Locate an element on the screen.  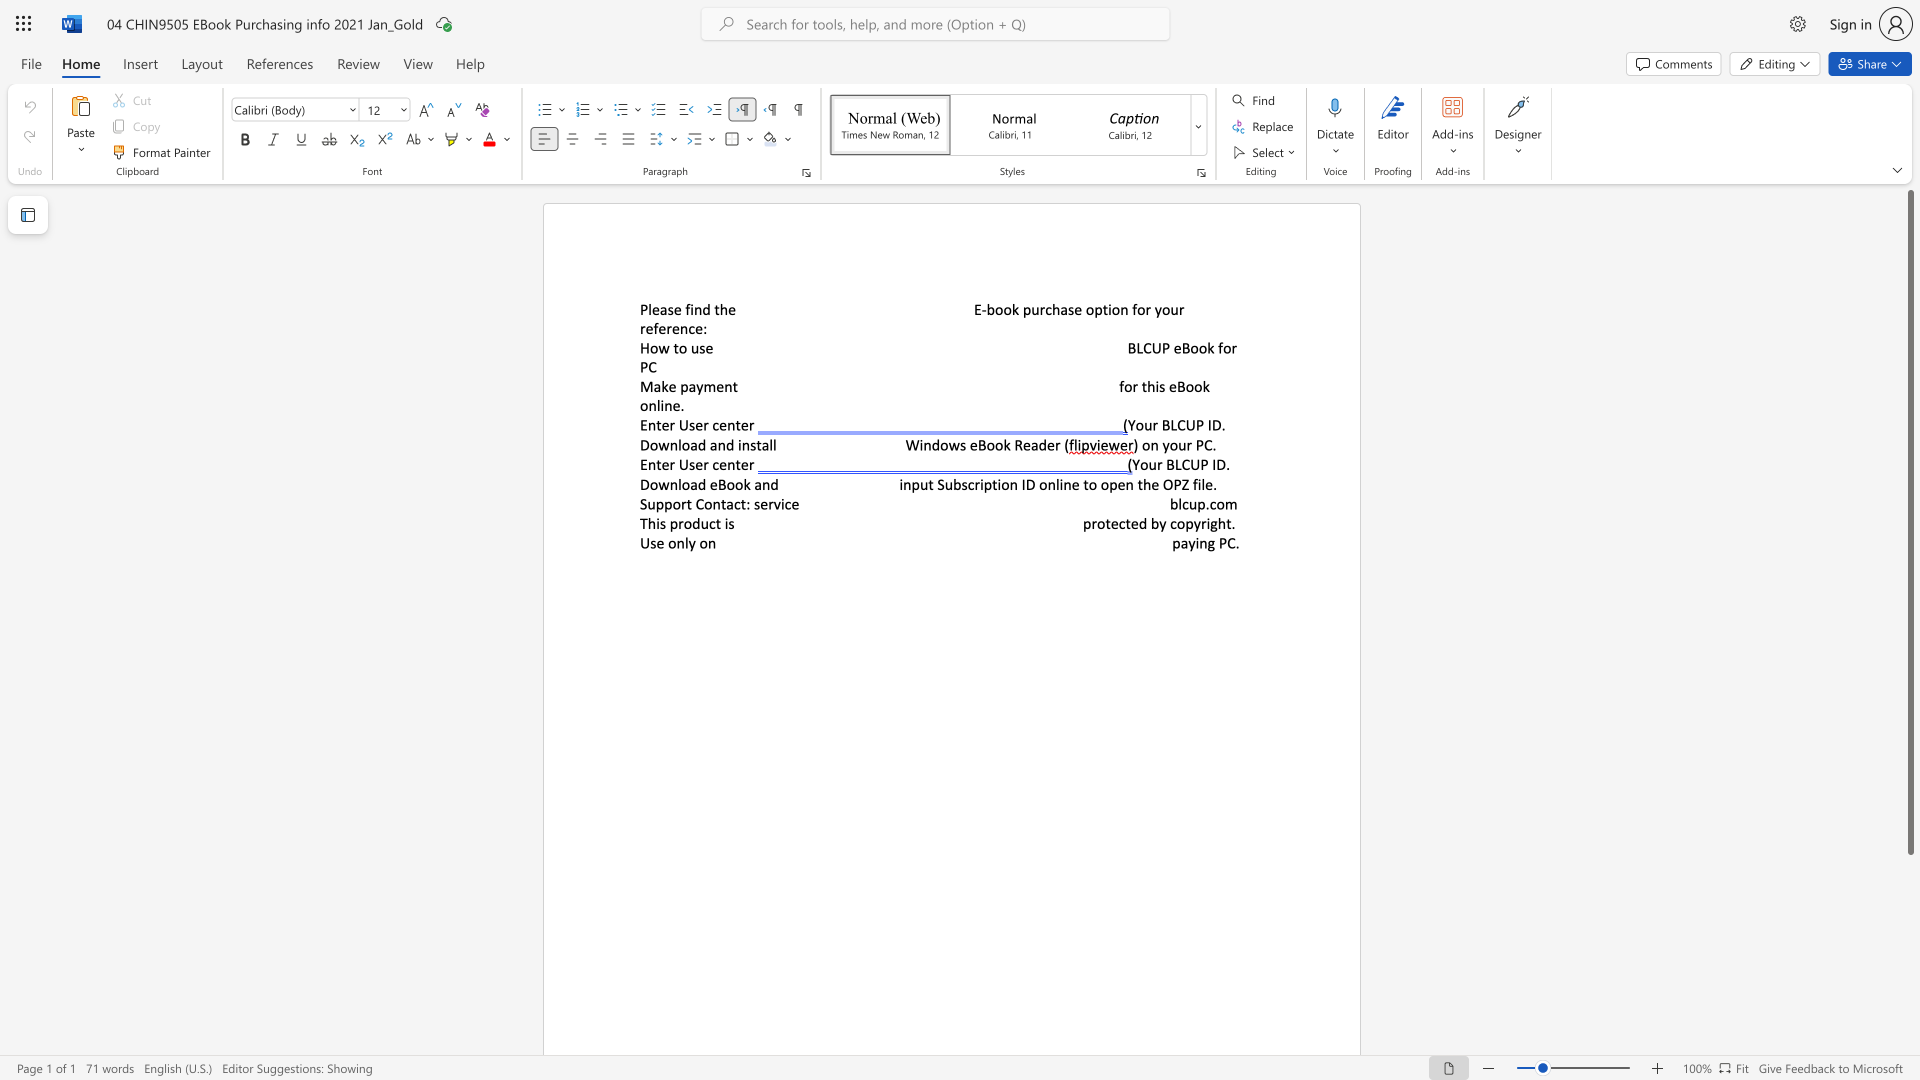
the 1th character "r" in the text is located at coordinates (672, 424).